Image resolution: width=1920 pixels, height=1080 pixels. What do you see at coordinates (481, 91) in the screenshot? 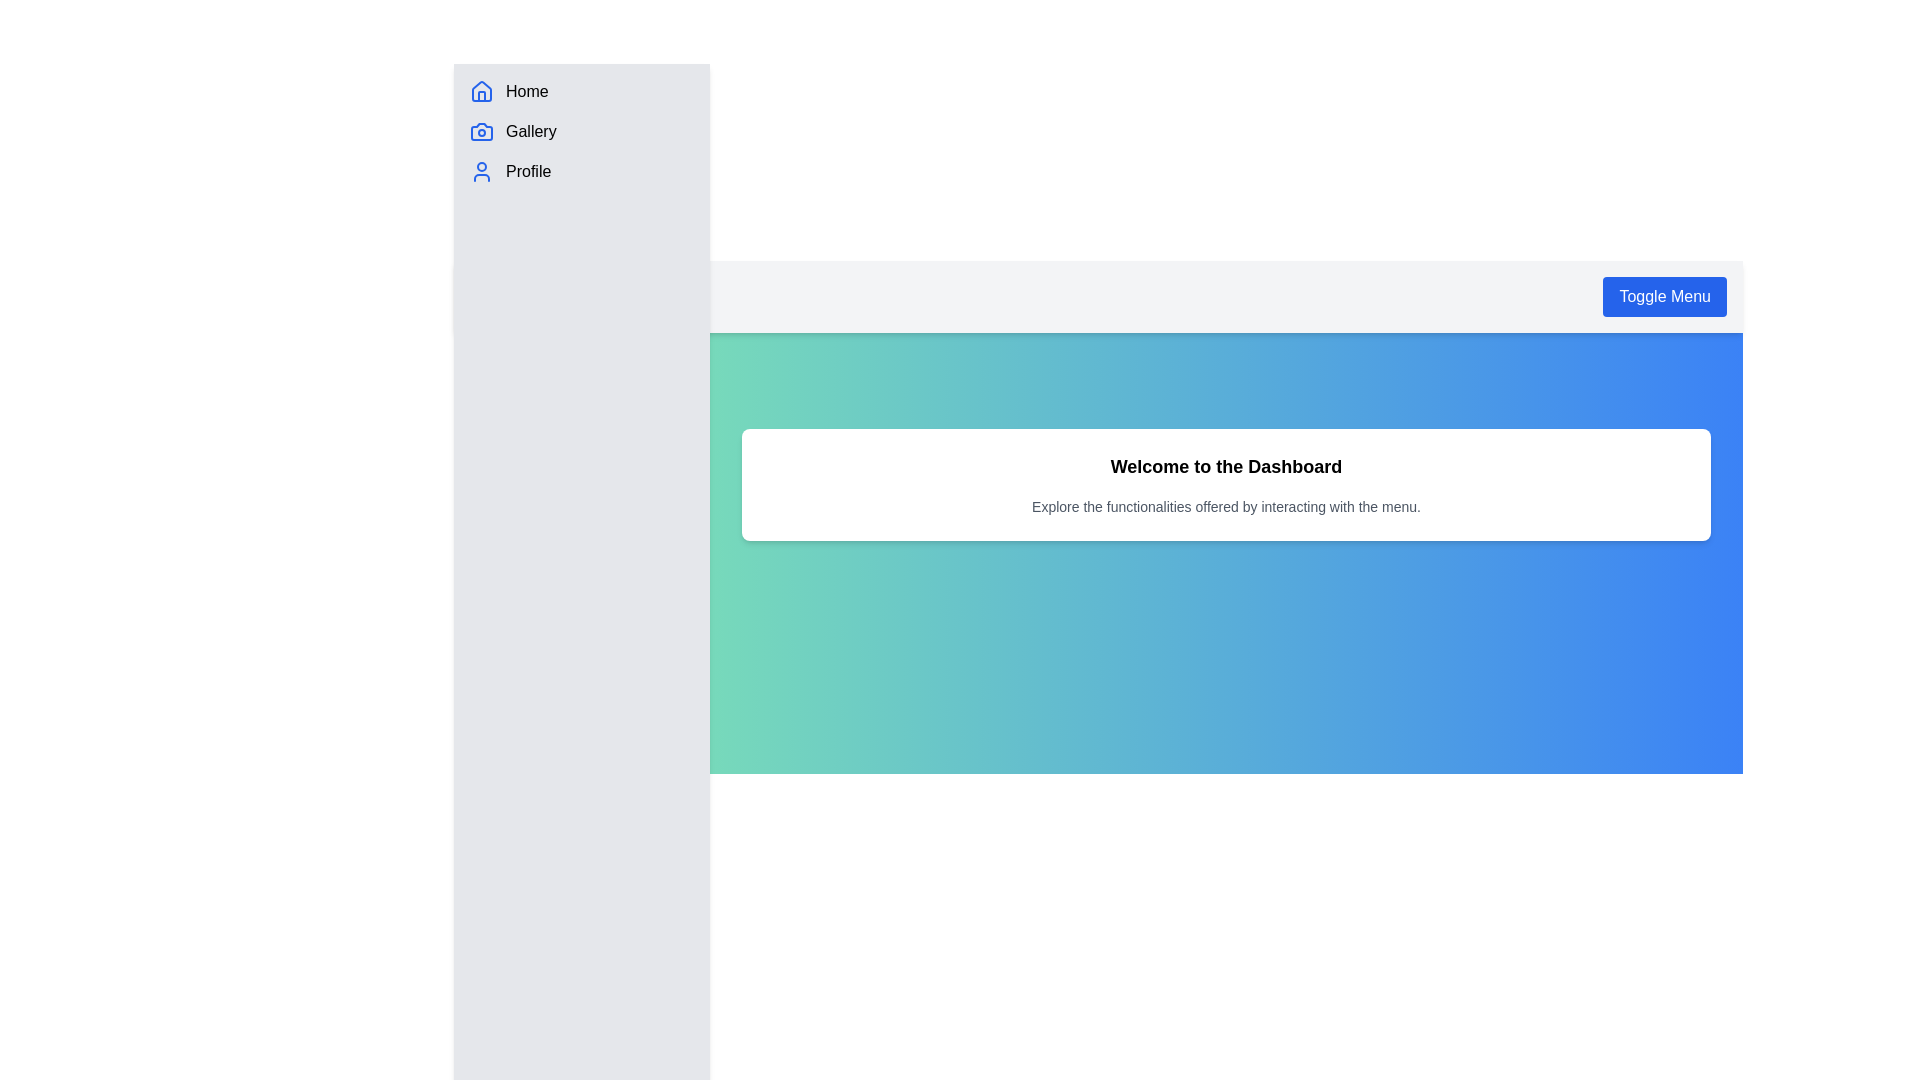
I see `the stylized blue house icon in the vertical navigation panel labeled 'Home'` at bounding box center [481, 91].